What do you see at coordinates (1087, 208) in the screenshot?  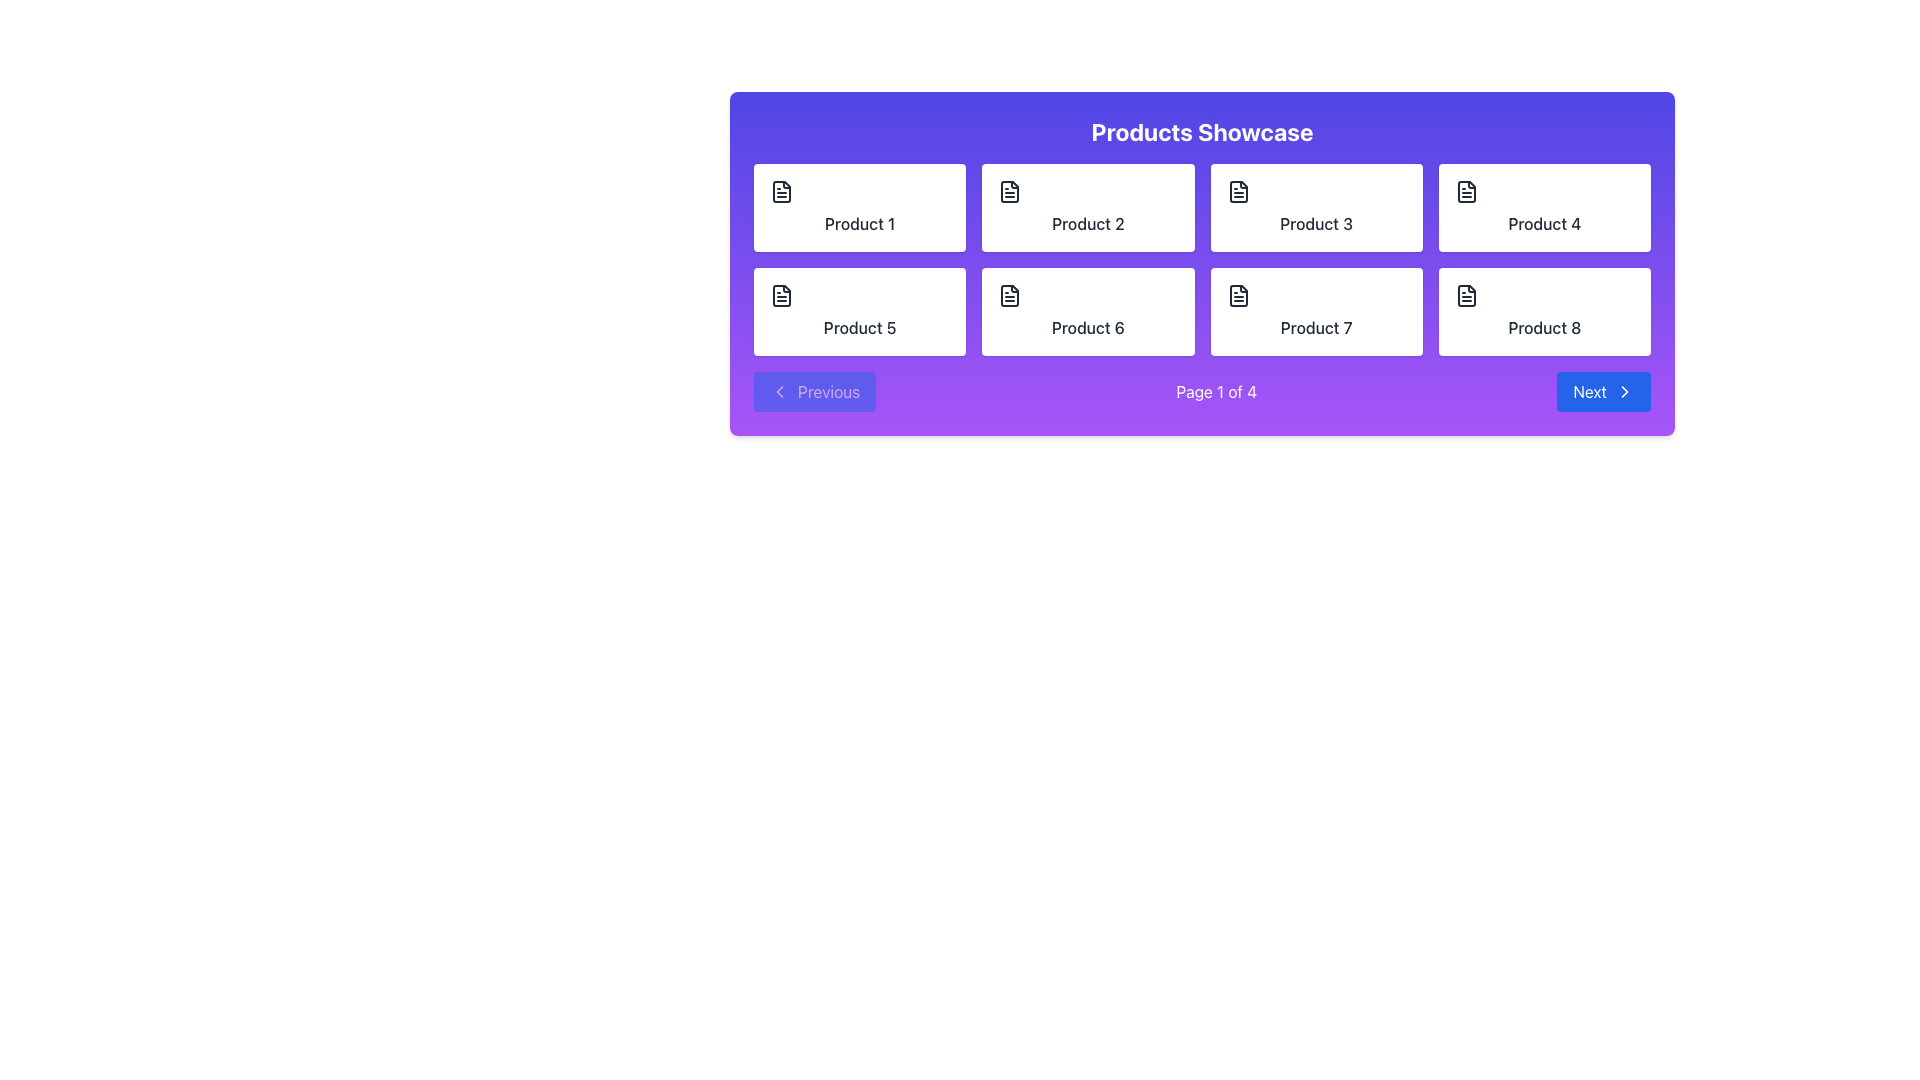 I see `the Display Card element that shows 'Product 2' with a file document icon, located in the first row, second column of the Products Showcase section` at bounding box center [1087, 208].